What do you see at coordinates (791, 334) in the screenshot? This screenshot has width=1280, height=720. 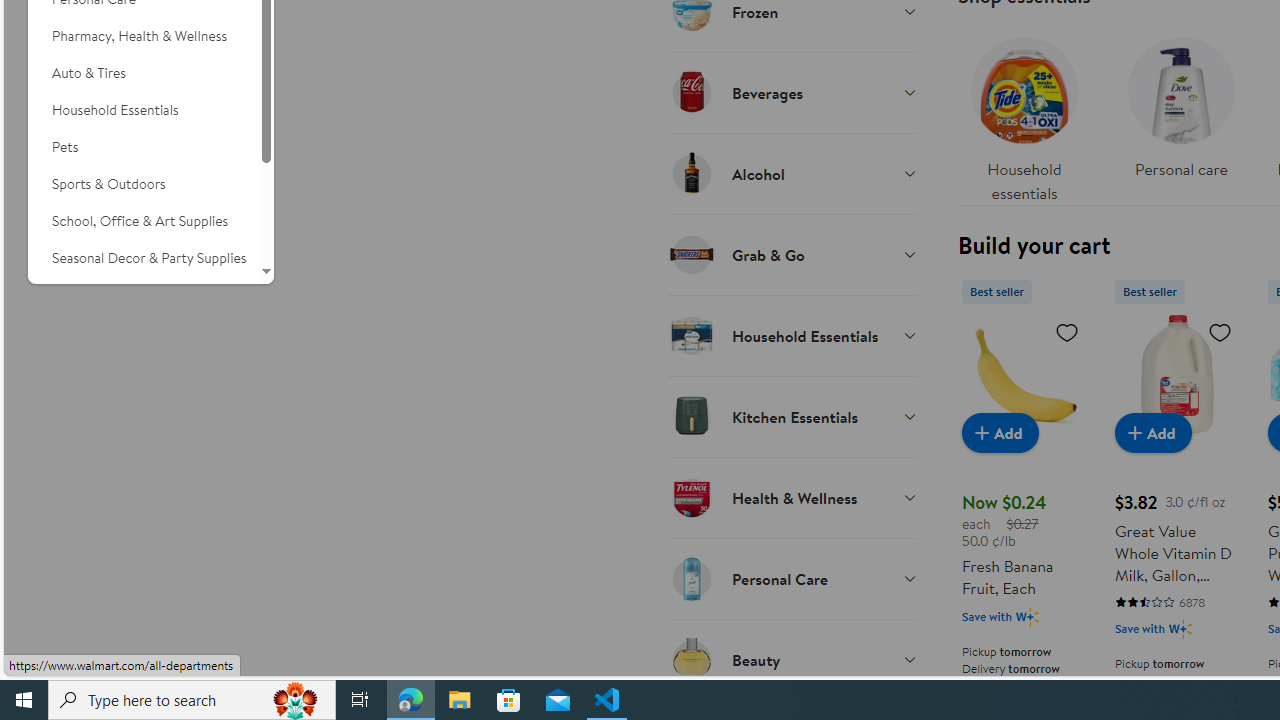 I see `'Household Essentials'` at bounding box center [791, 334].